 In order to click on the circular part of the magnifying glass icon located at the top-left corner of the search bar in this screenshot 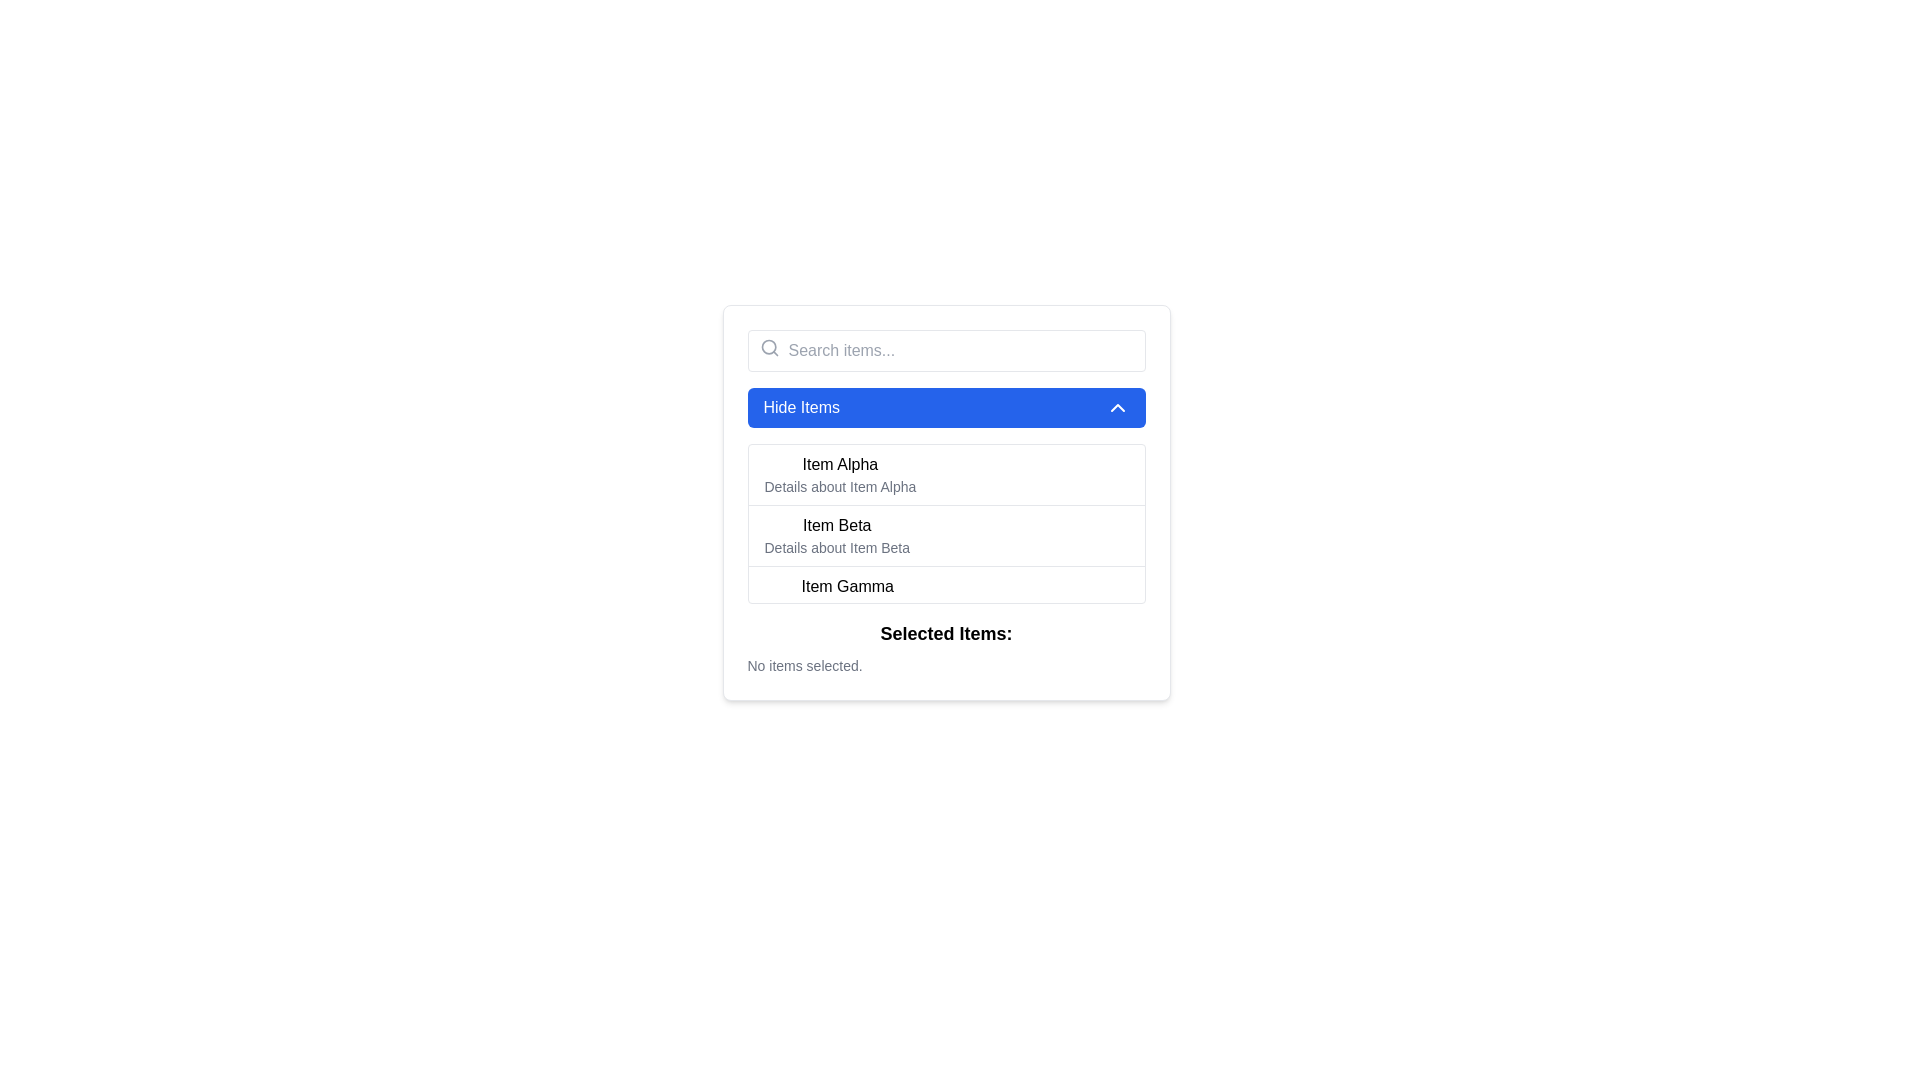, I will do `click(767, 346)`.